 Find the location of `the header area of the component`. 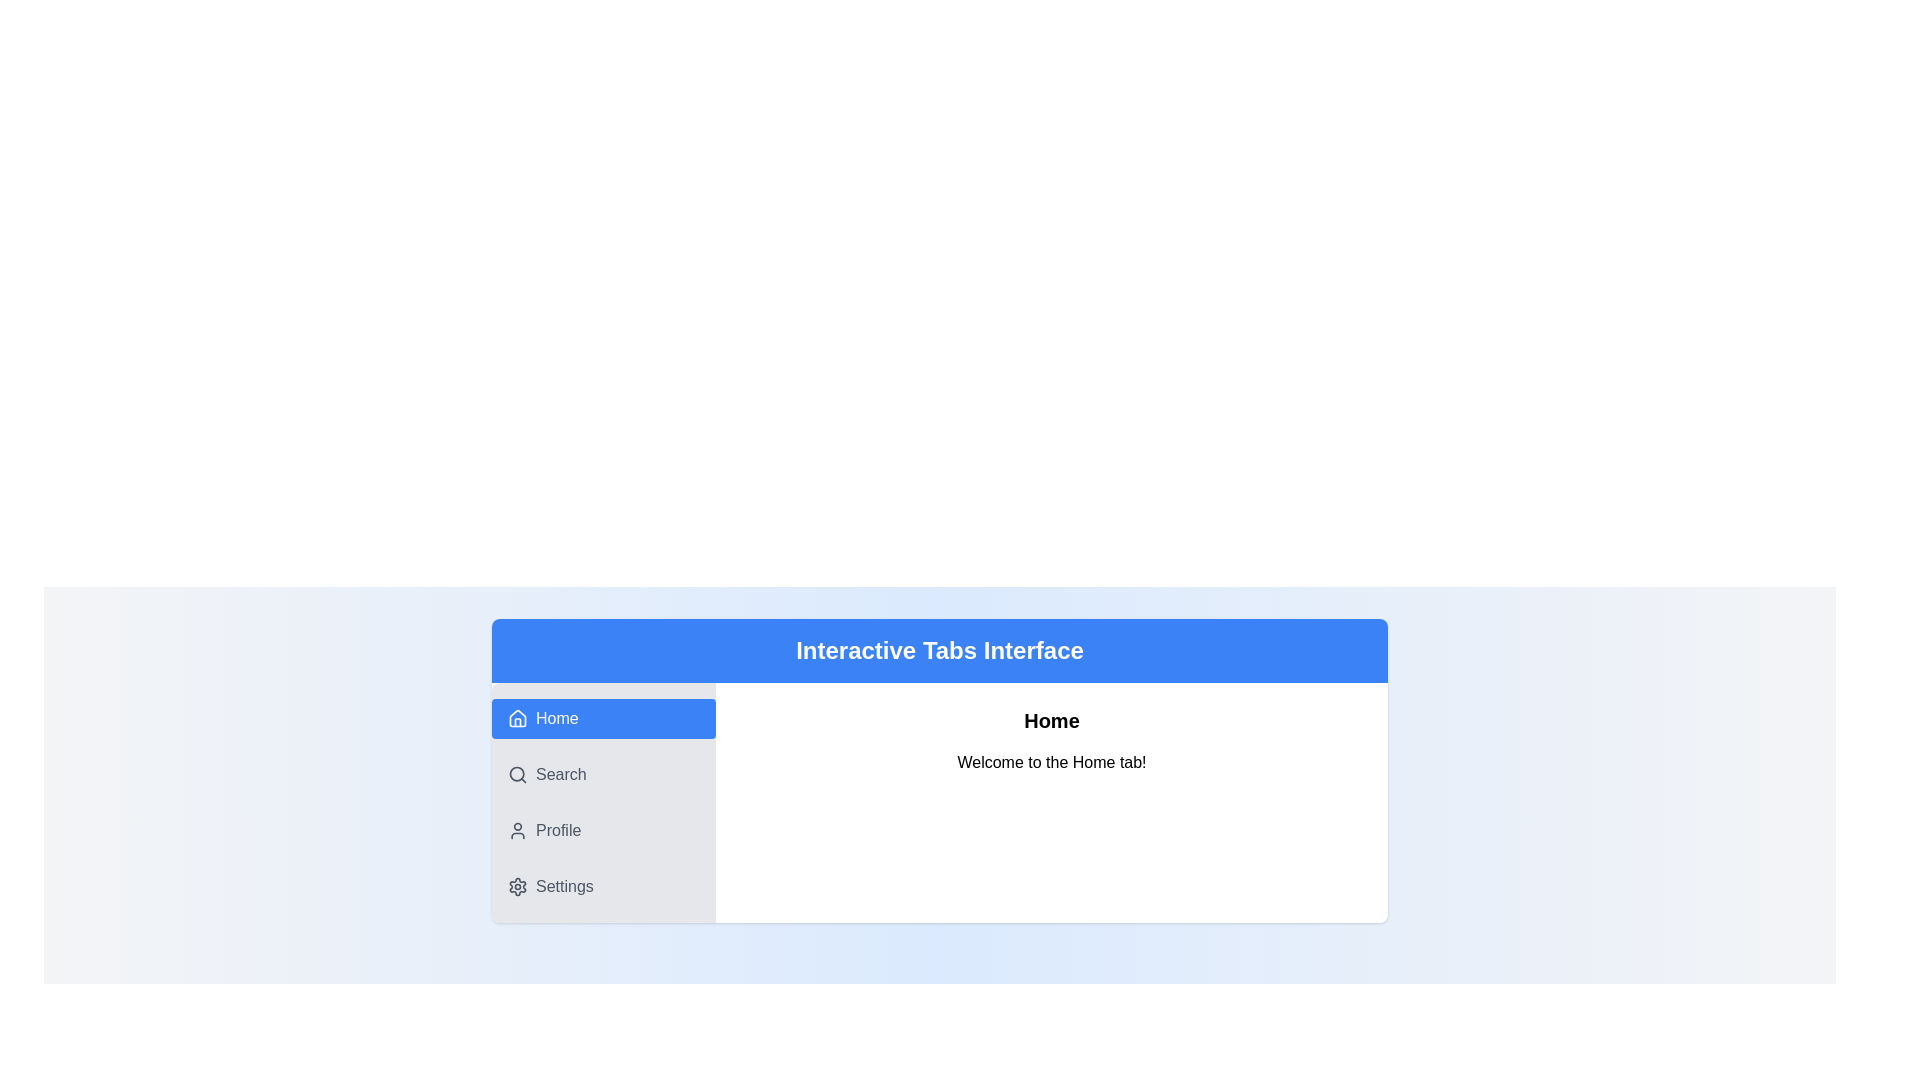

the header area of the component is located at coordinates (939, 651).